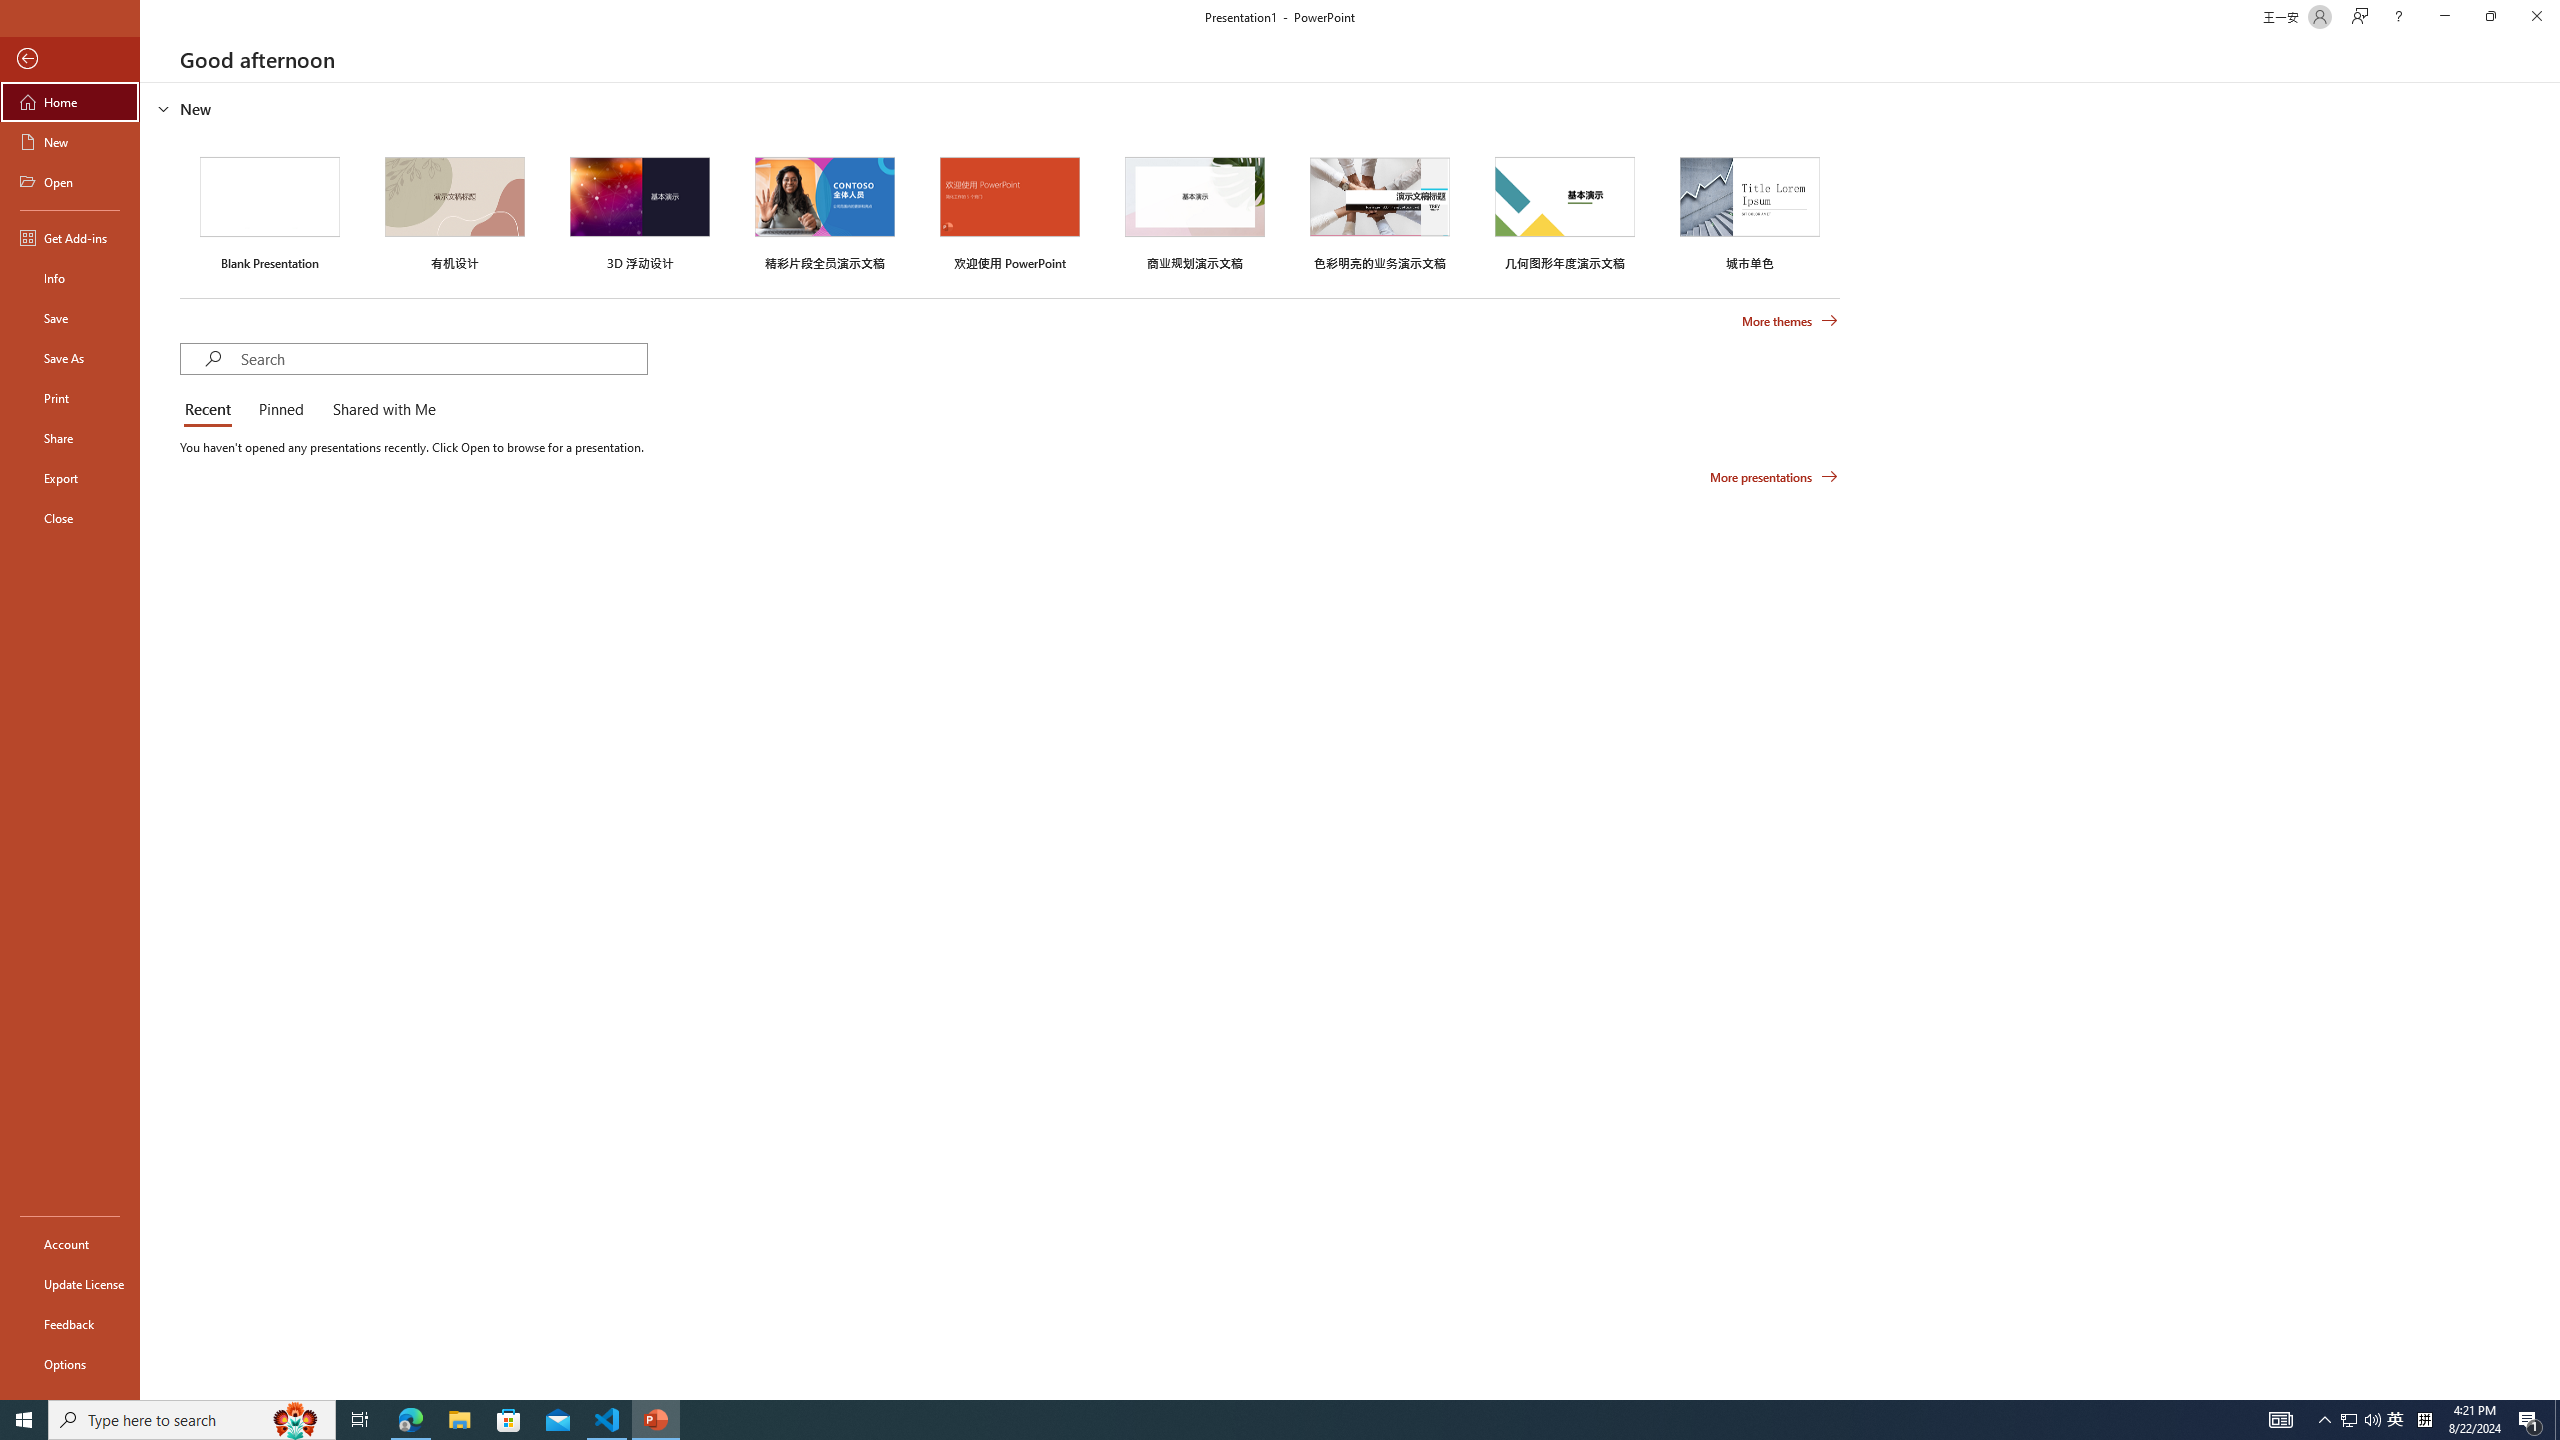 The width and height of the screenshot is (2560, 1440). What do you see at coordinates (211, 410) in the screenshot?
I see `'Recent'` at bounding box center [211, 410].